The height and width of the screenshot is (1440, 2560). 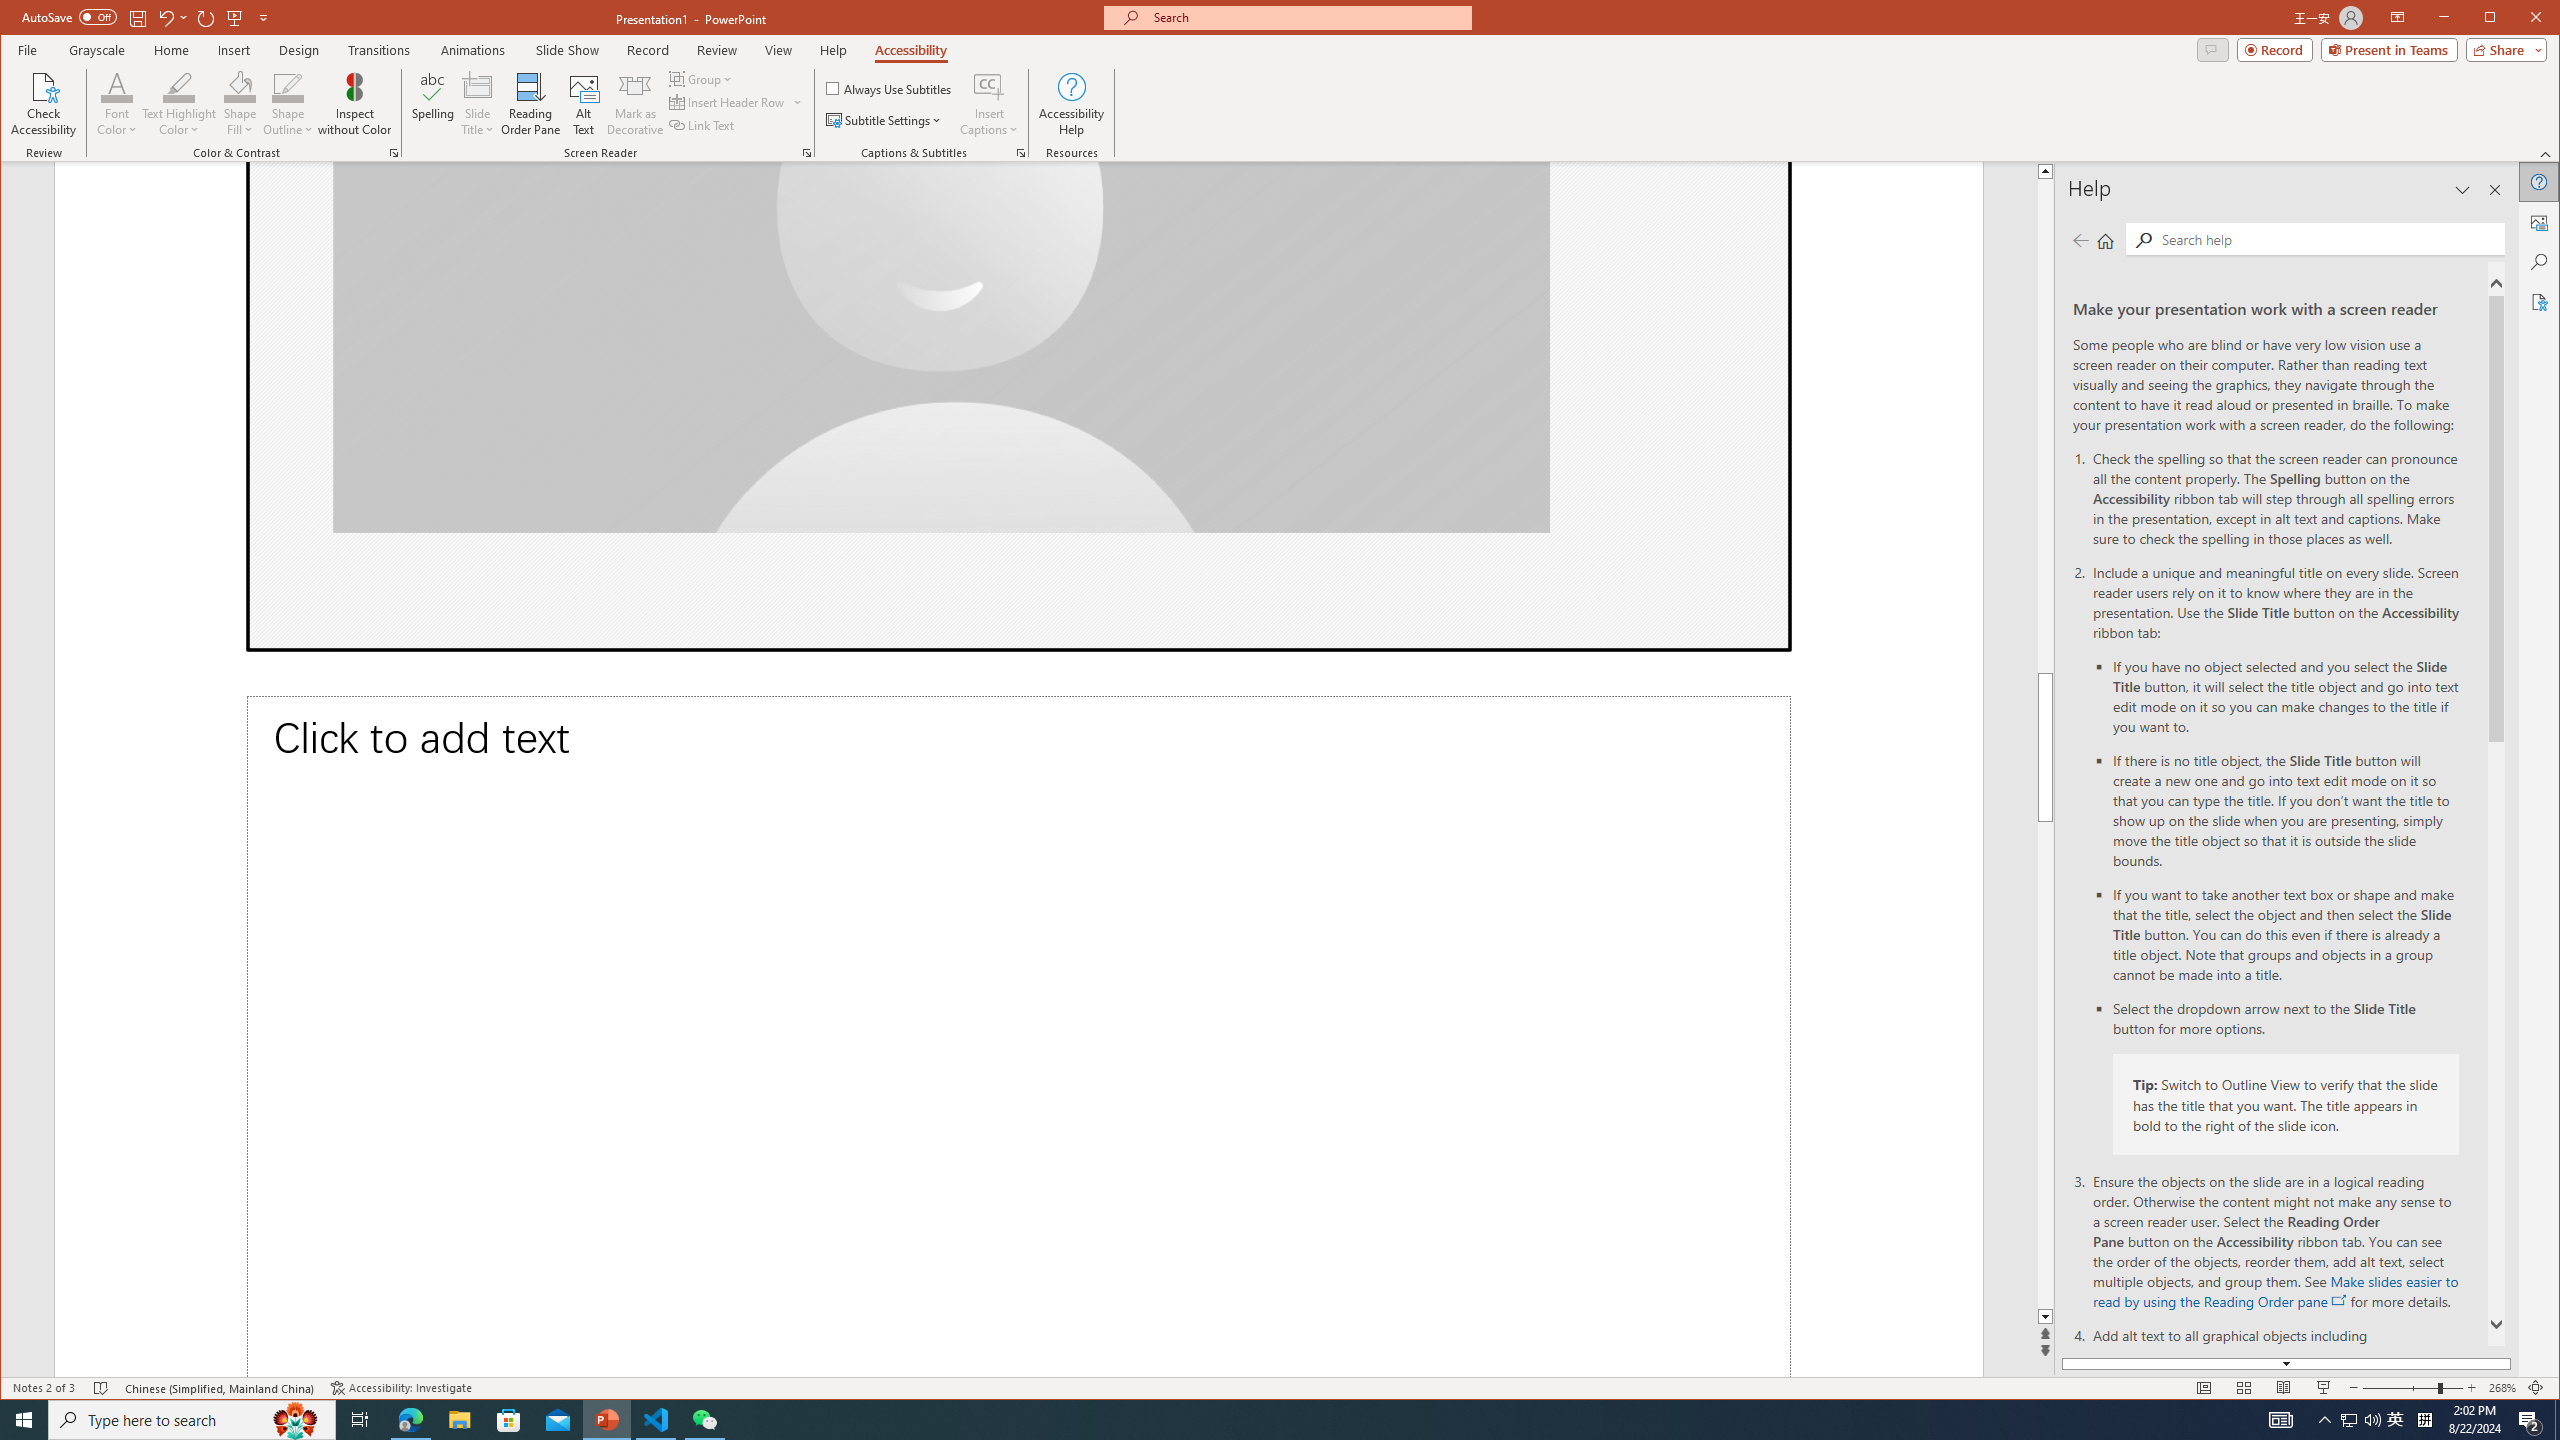 What do you see at coordinates (735, 102) in the screenshot?
I see `'Group'` at bounding box center [735, 102].